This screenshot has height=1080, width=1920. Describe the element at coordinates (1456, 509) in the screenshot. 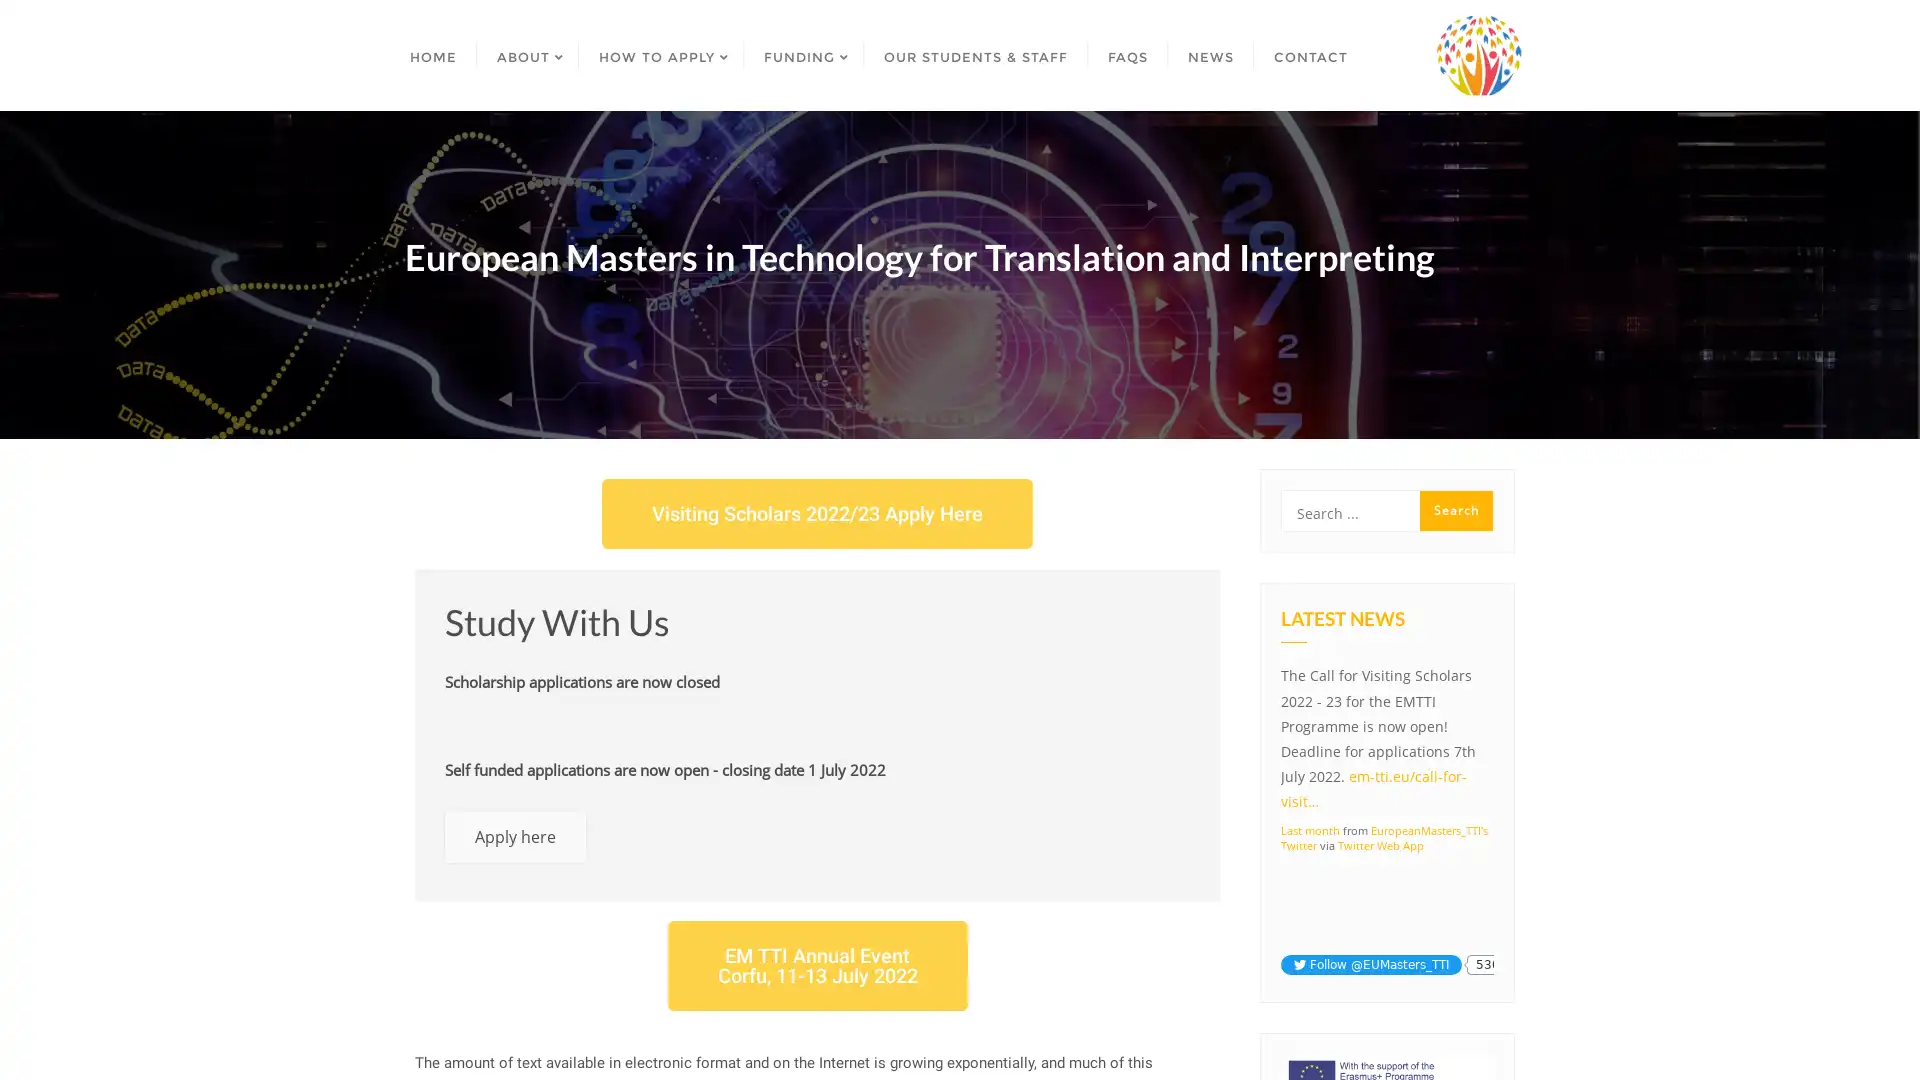

I see `Search` at that location.